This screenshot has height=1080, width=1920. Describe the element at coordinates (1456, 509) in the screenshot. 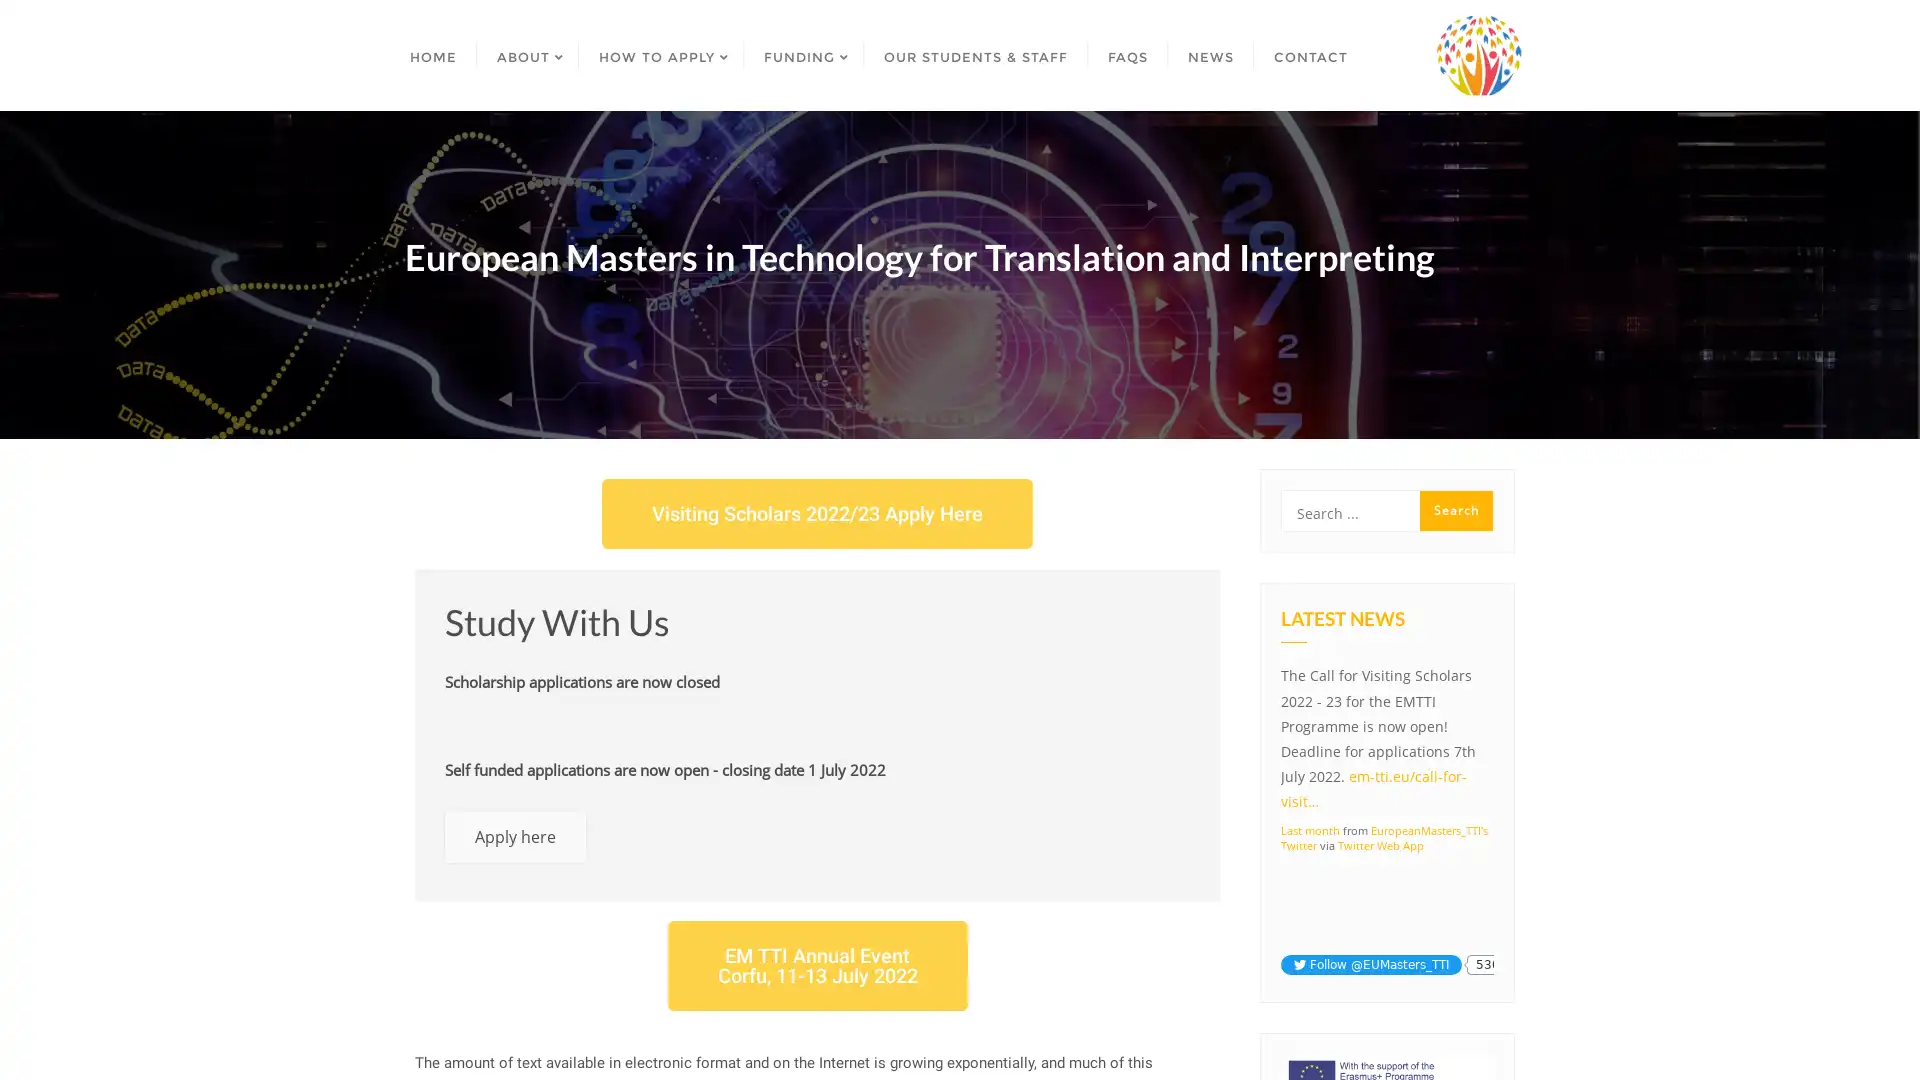

I see `Search` at that location.